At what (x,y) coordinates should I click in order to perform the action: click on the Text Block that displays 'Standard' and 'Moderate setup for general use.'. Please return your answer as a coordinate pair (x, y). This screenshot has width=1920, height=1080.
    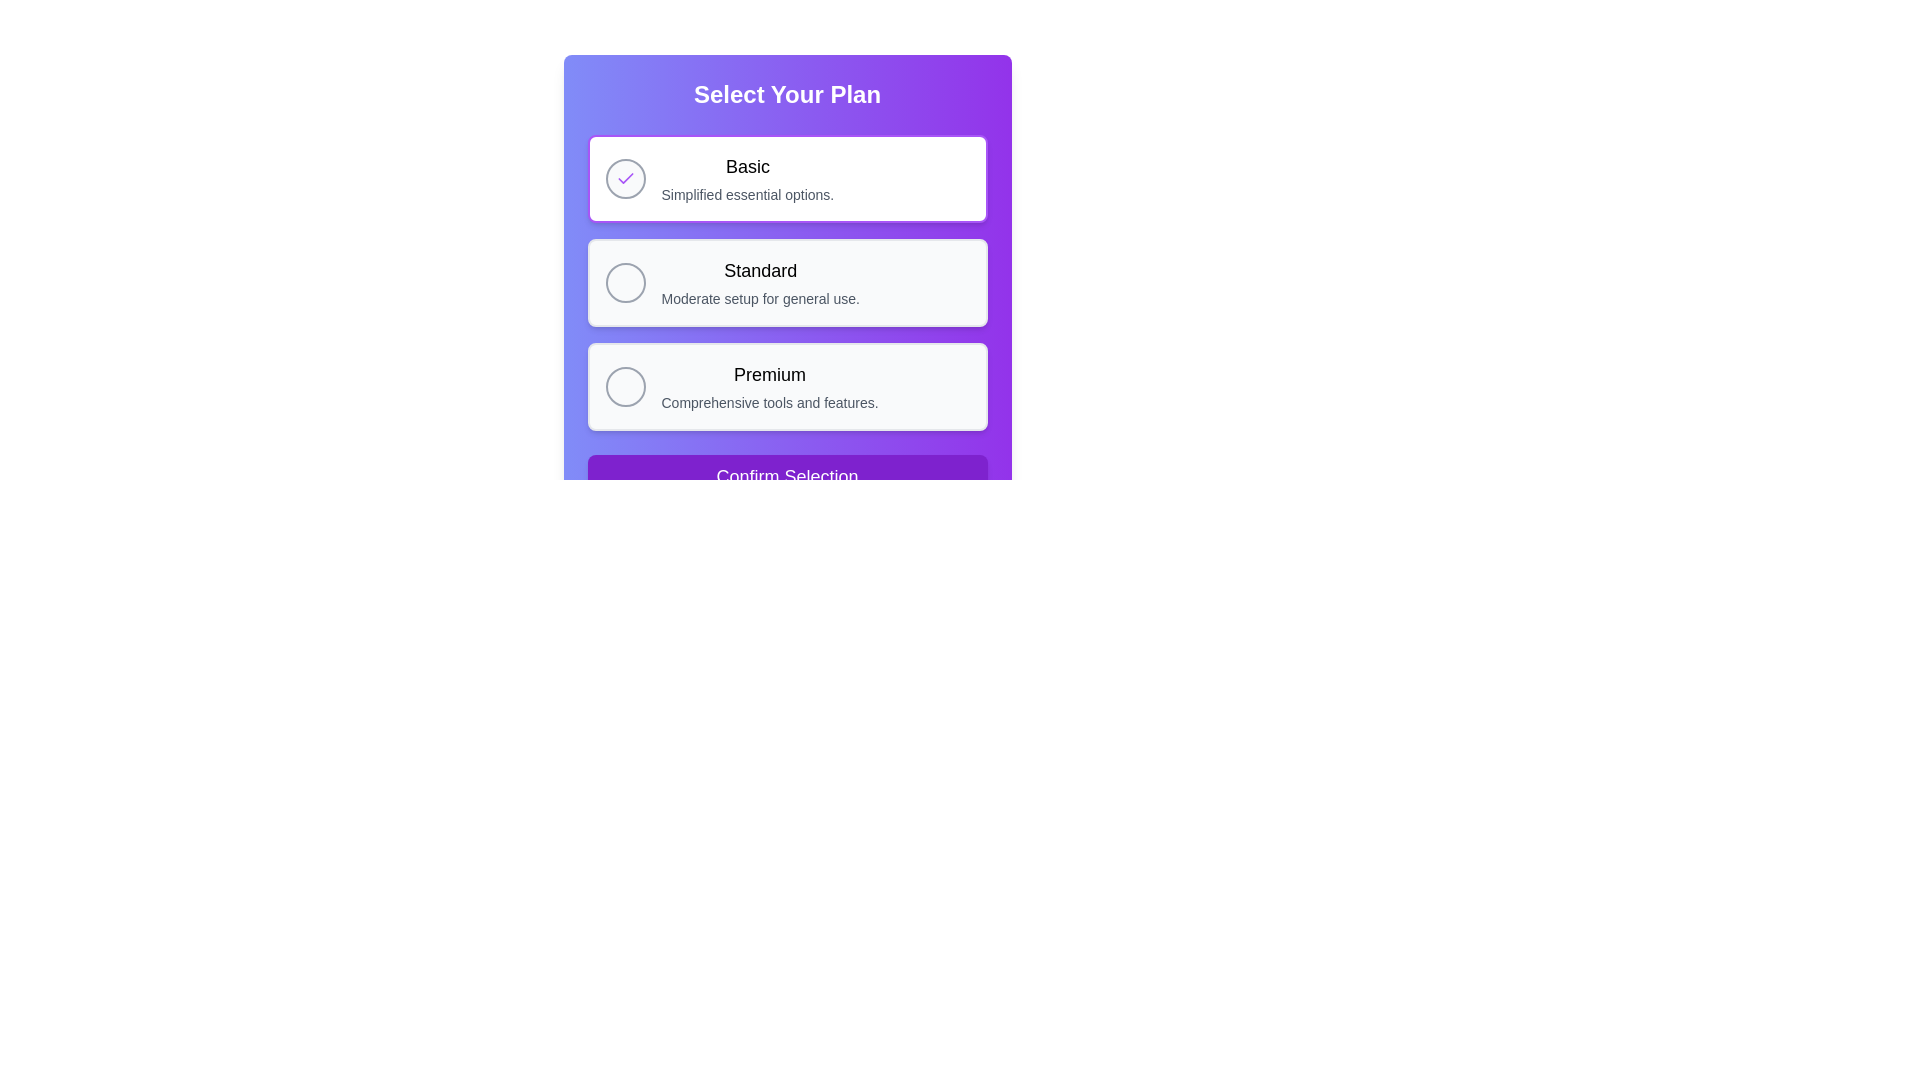
    Looking at the image, I should click on (759, 282).